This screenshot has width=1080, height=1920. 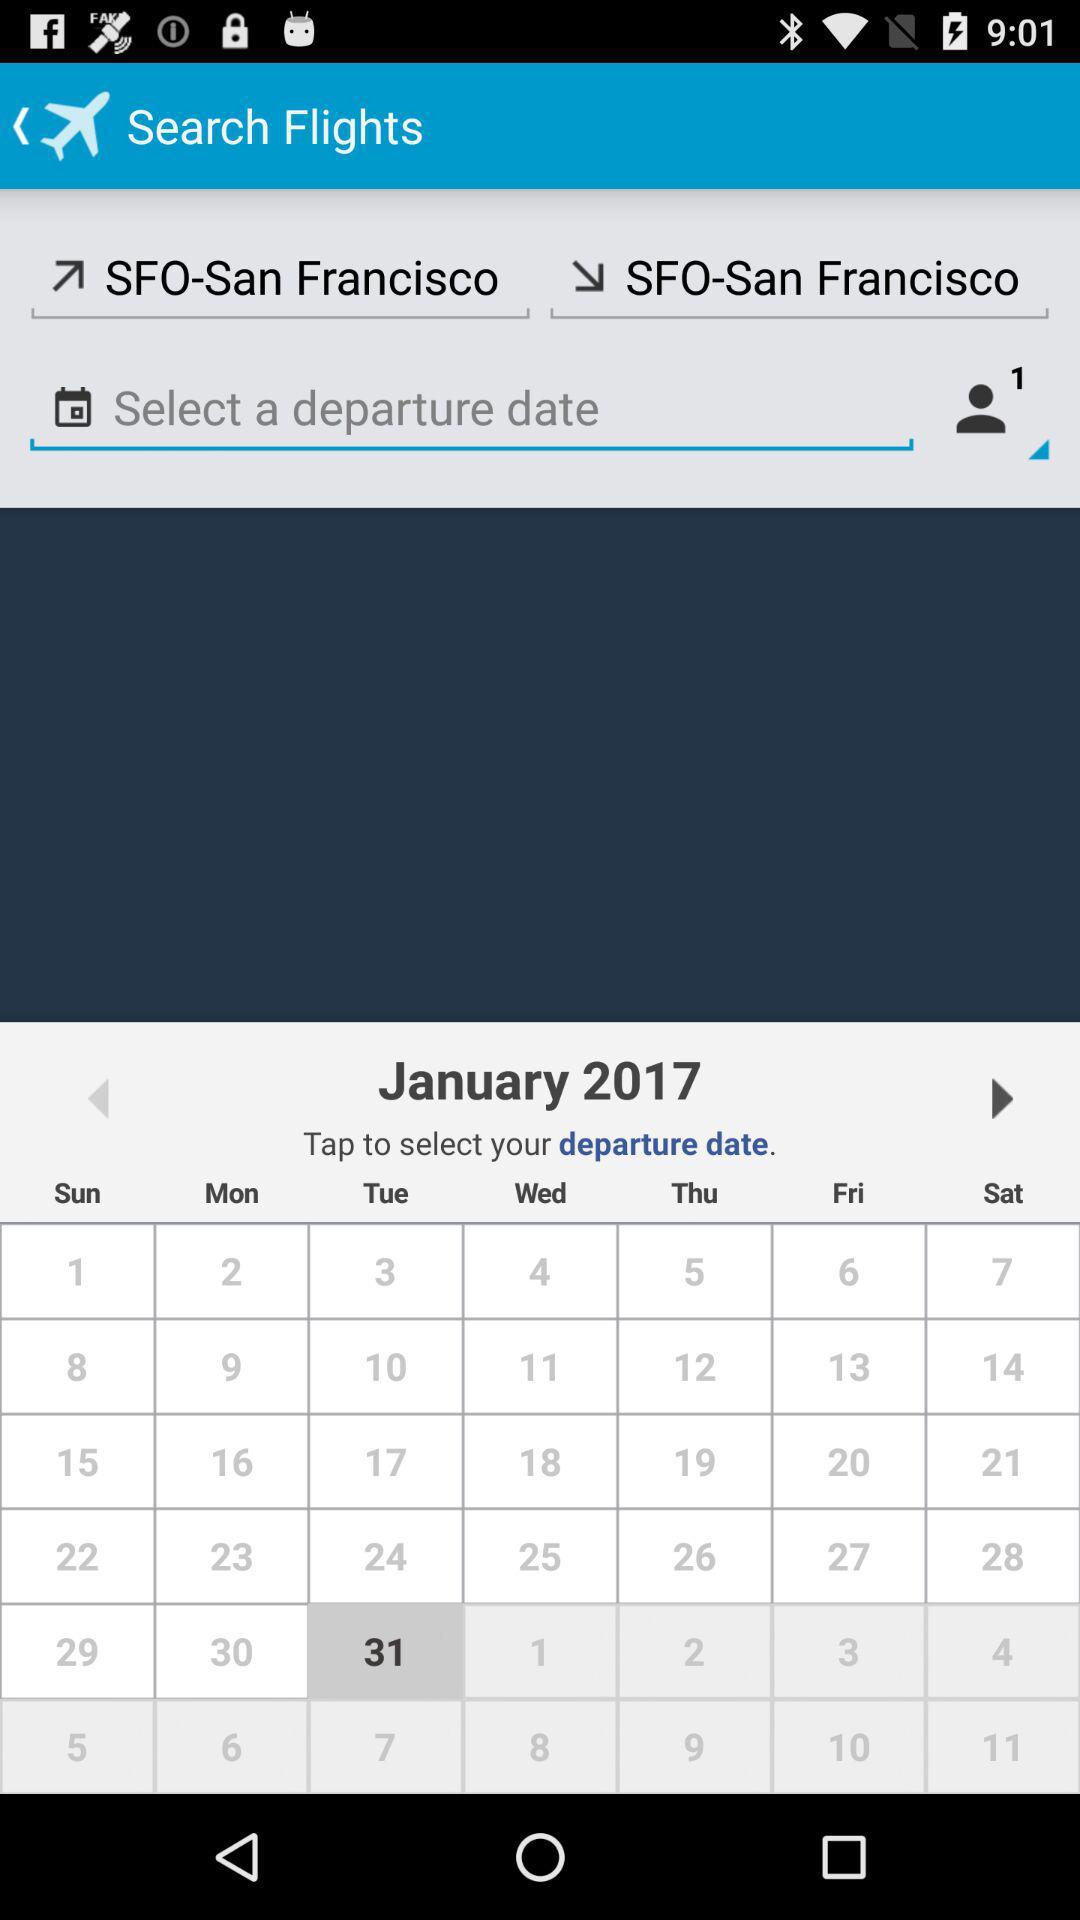 I want to click on the avatar icon, so click(x=990, y=435).